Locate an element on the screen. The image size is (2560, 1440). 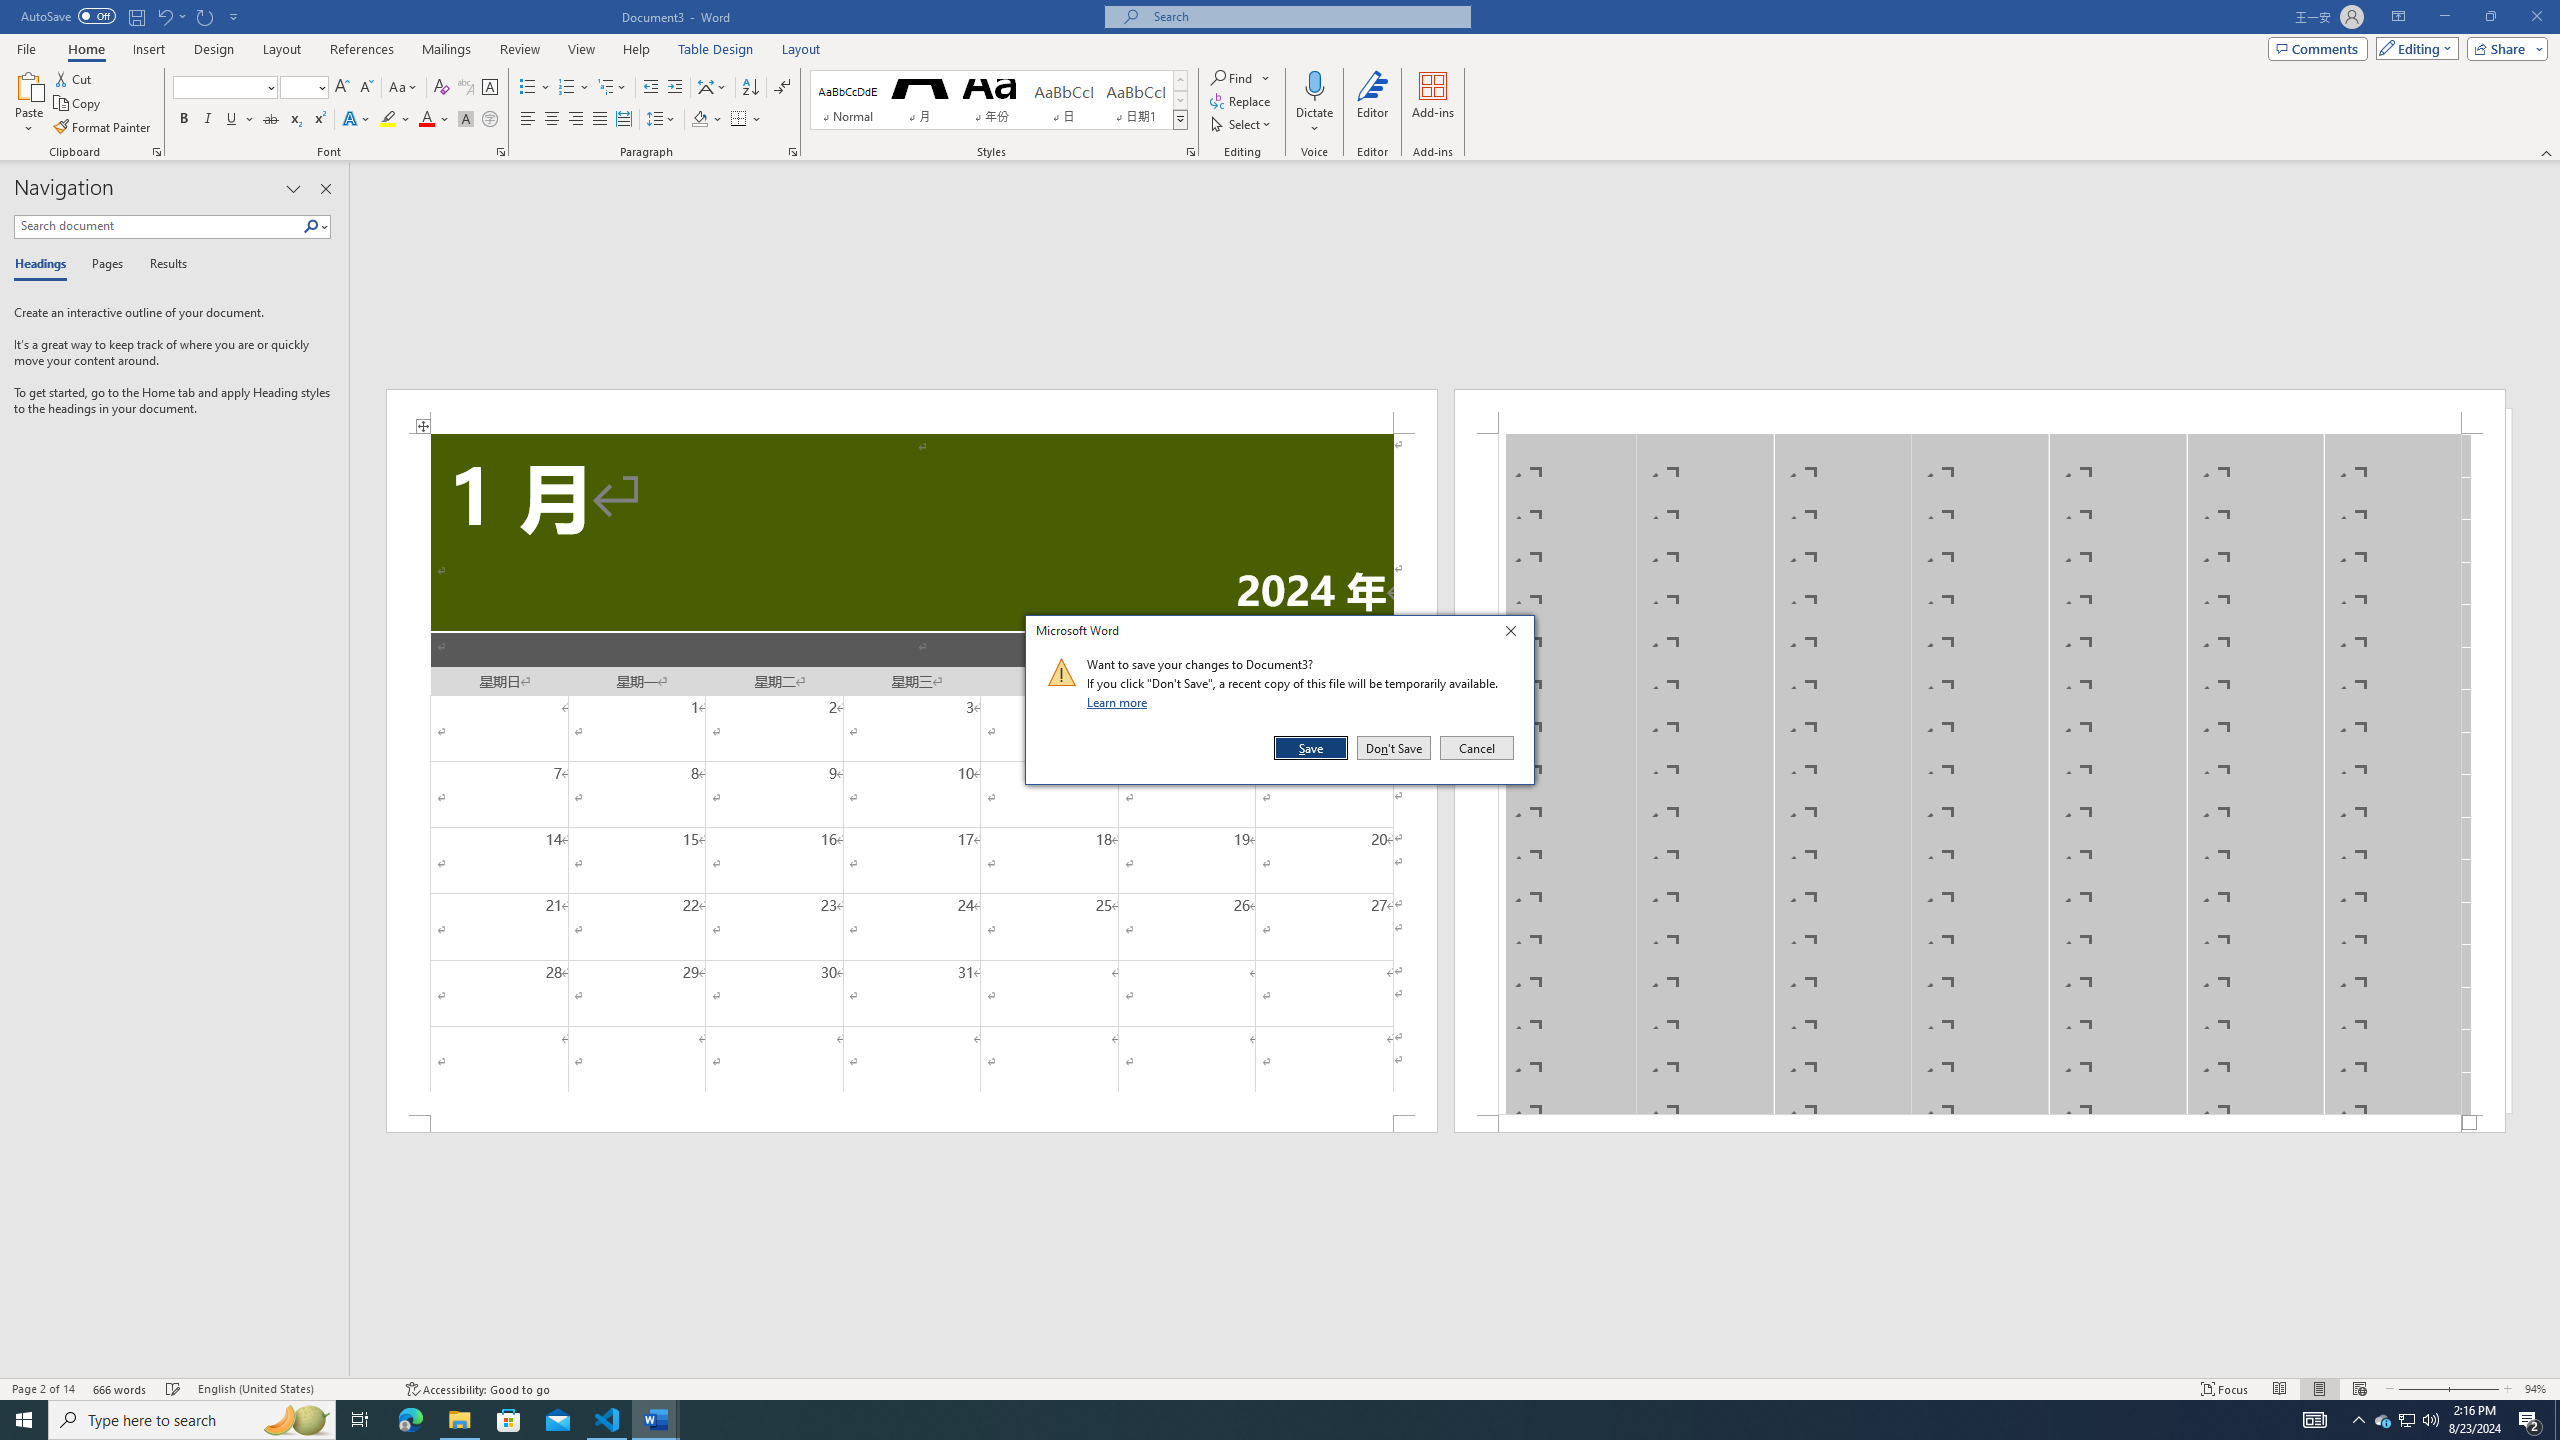
'Text Highlight Color' is located at coordinates (395, 118).